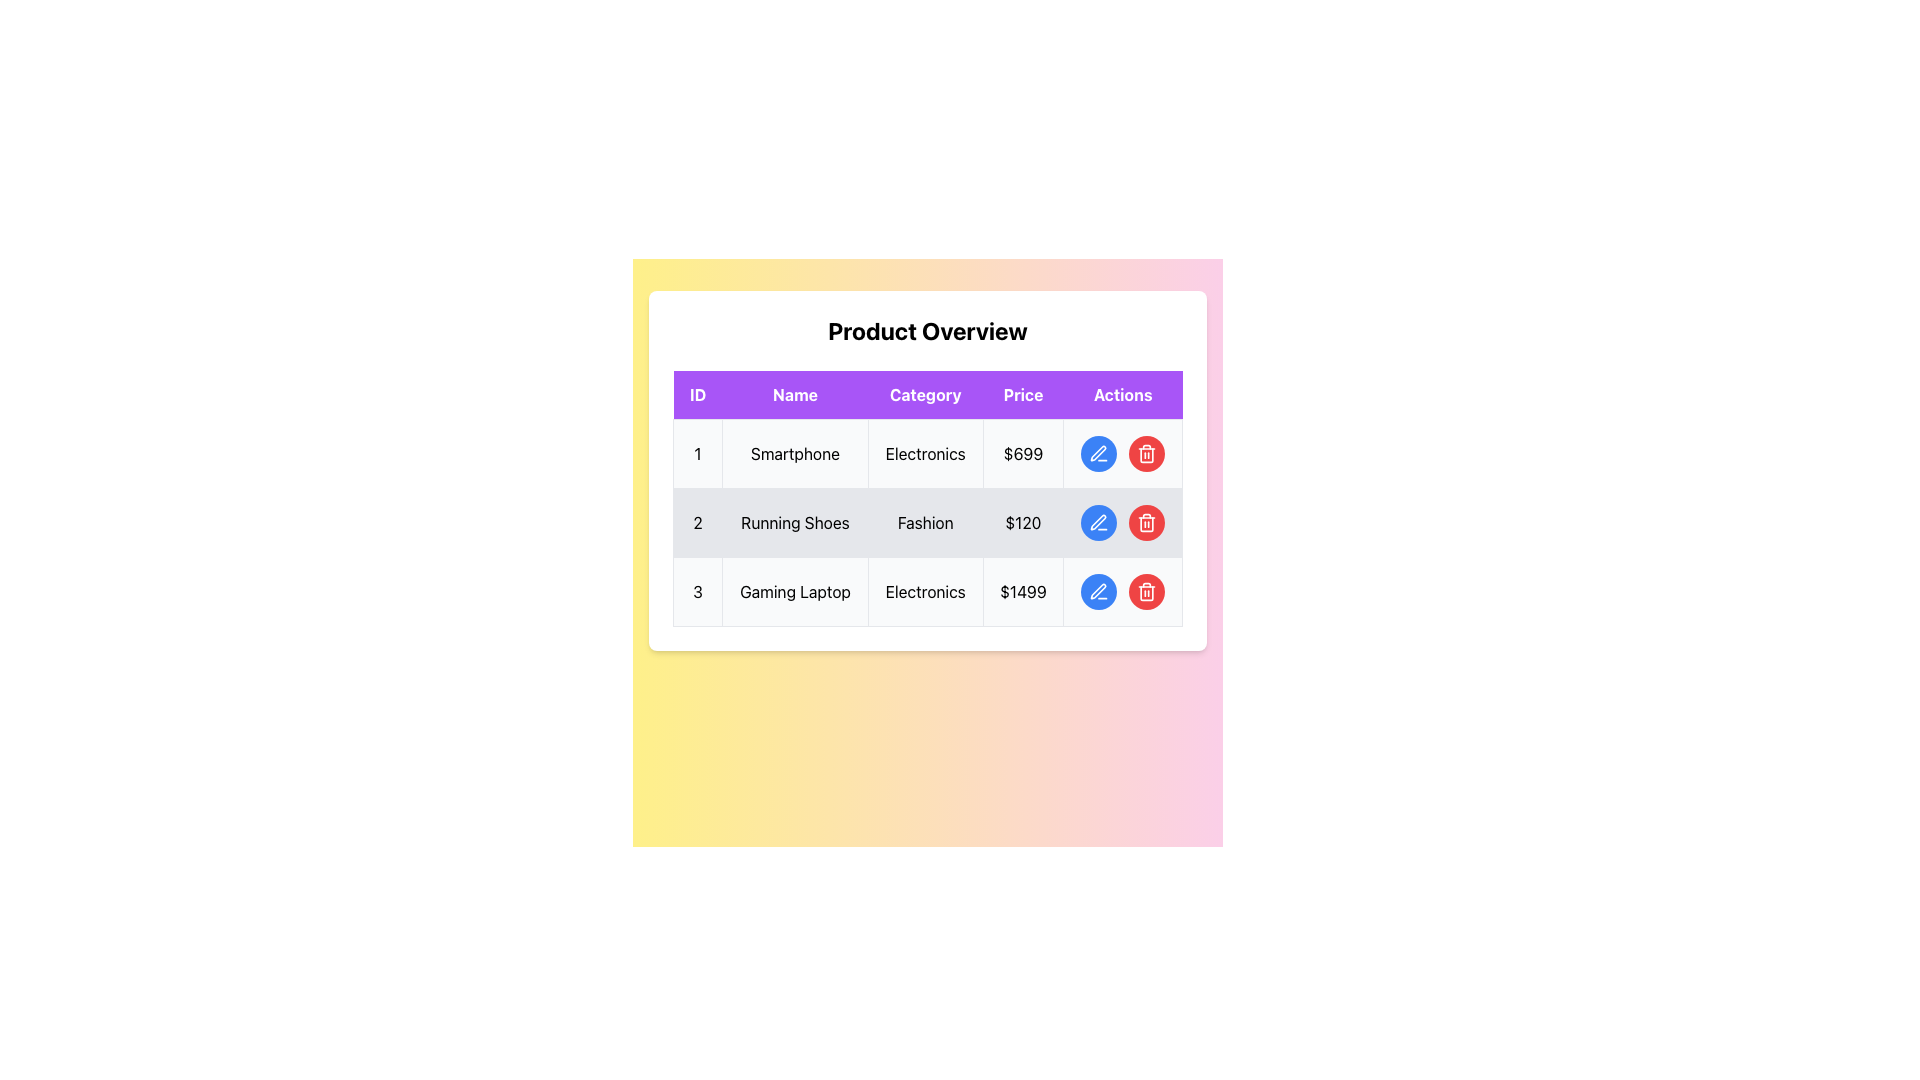 The height and width of the screenshot is (1080, 1920). Describe the element at coordinates (698, 522) in the screenshot. I see `the non-interactive text label that identifies the second entry in the table under the 'ID' column` at that location.